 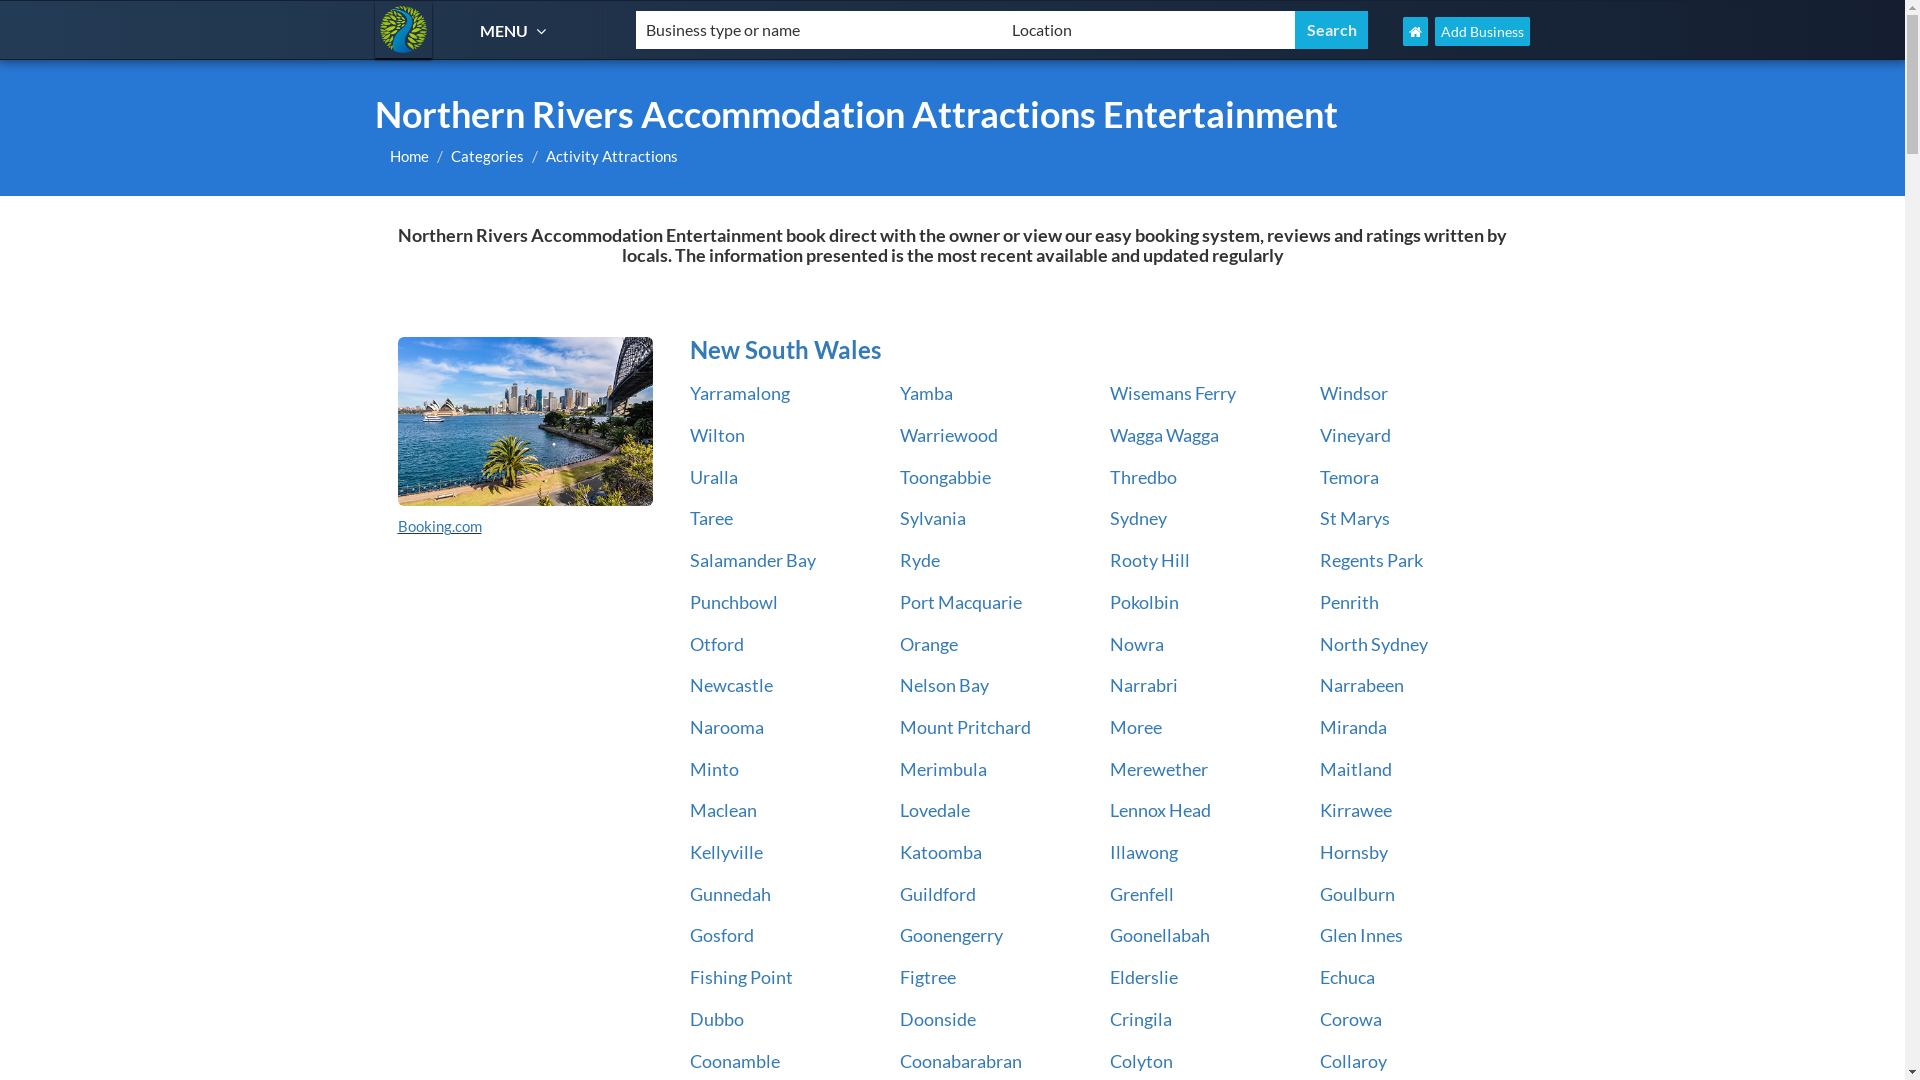 I want to click on 'Illawong', so click(x=1108, y=852).